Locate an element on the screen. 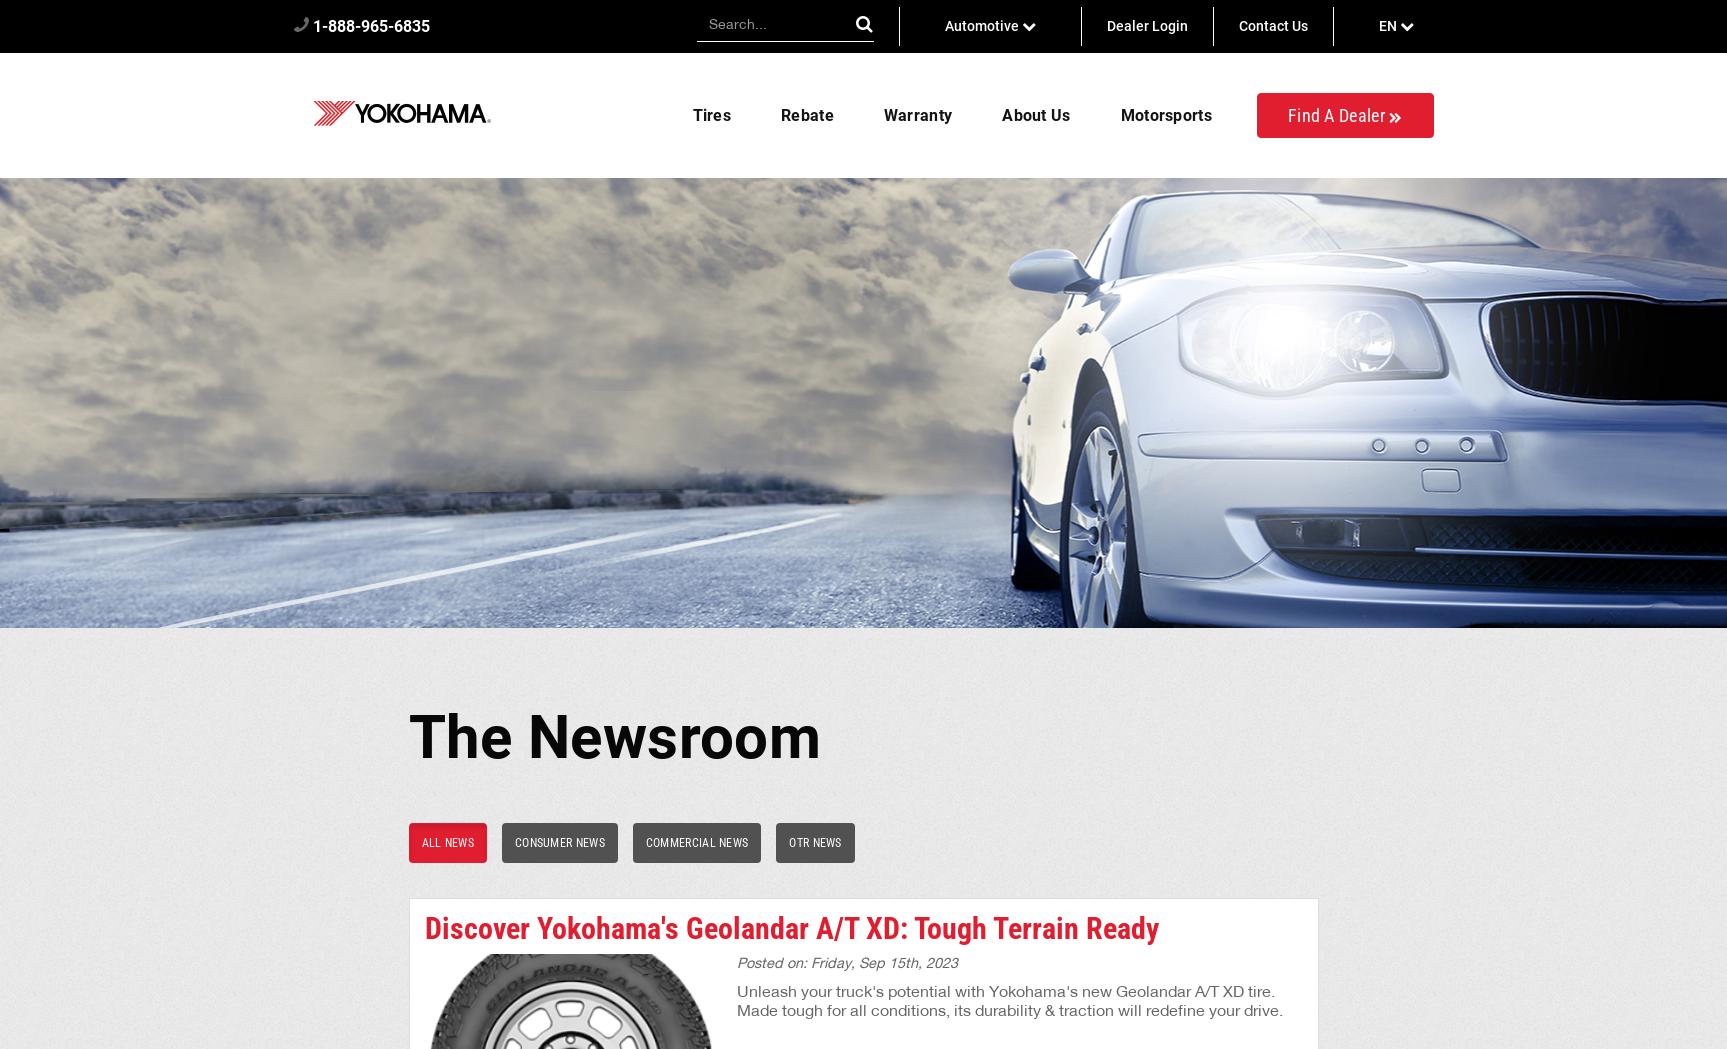 The image size is (1727, 1049). 'Automotive' is located at coordinates (982, 25).